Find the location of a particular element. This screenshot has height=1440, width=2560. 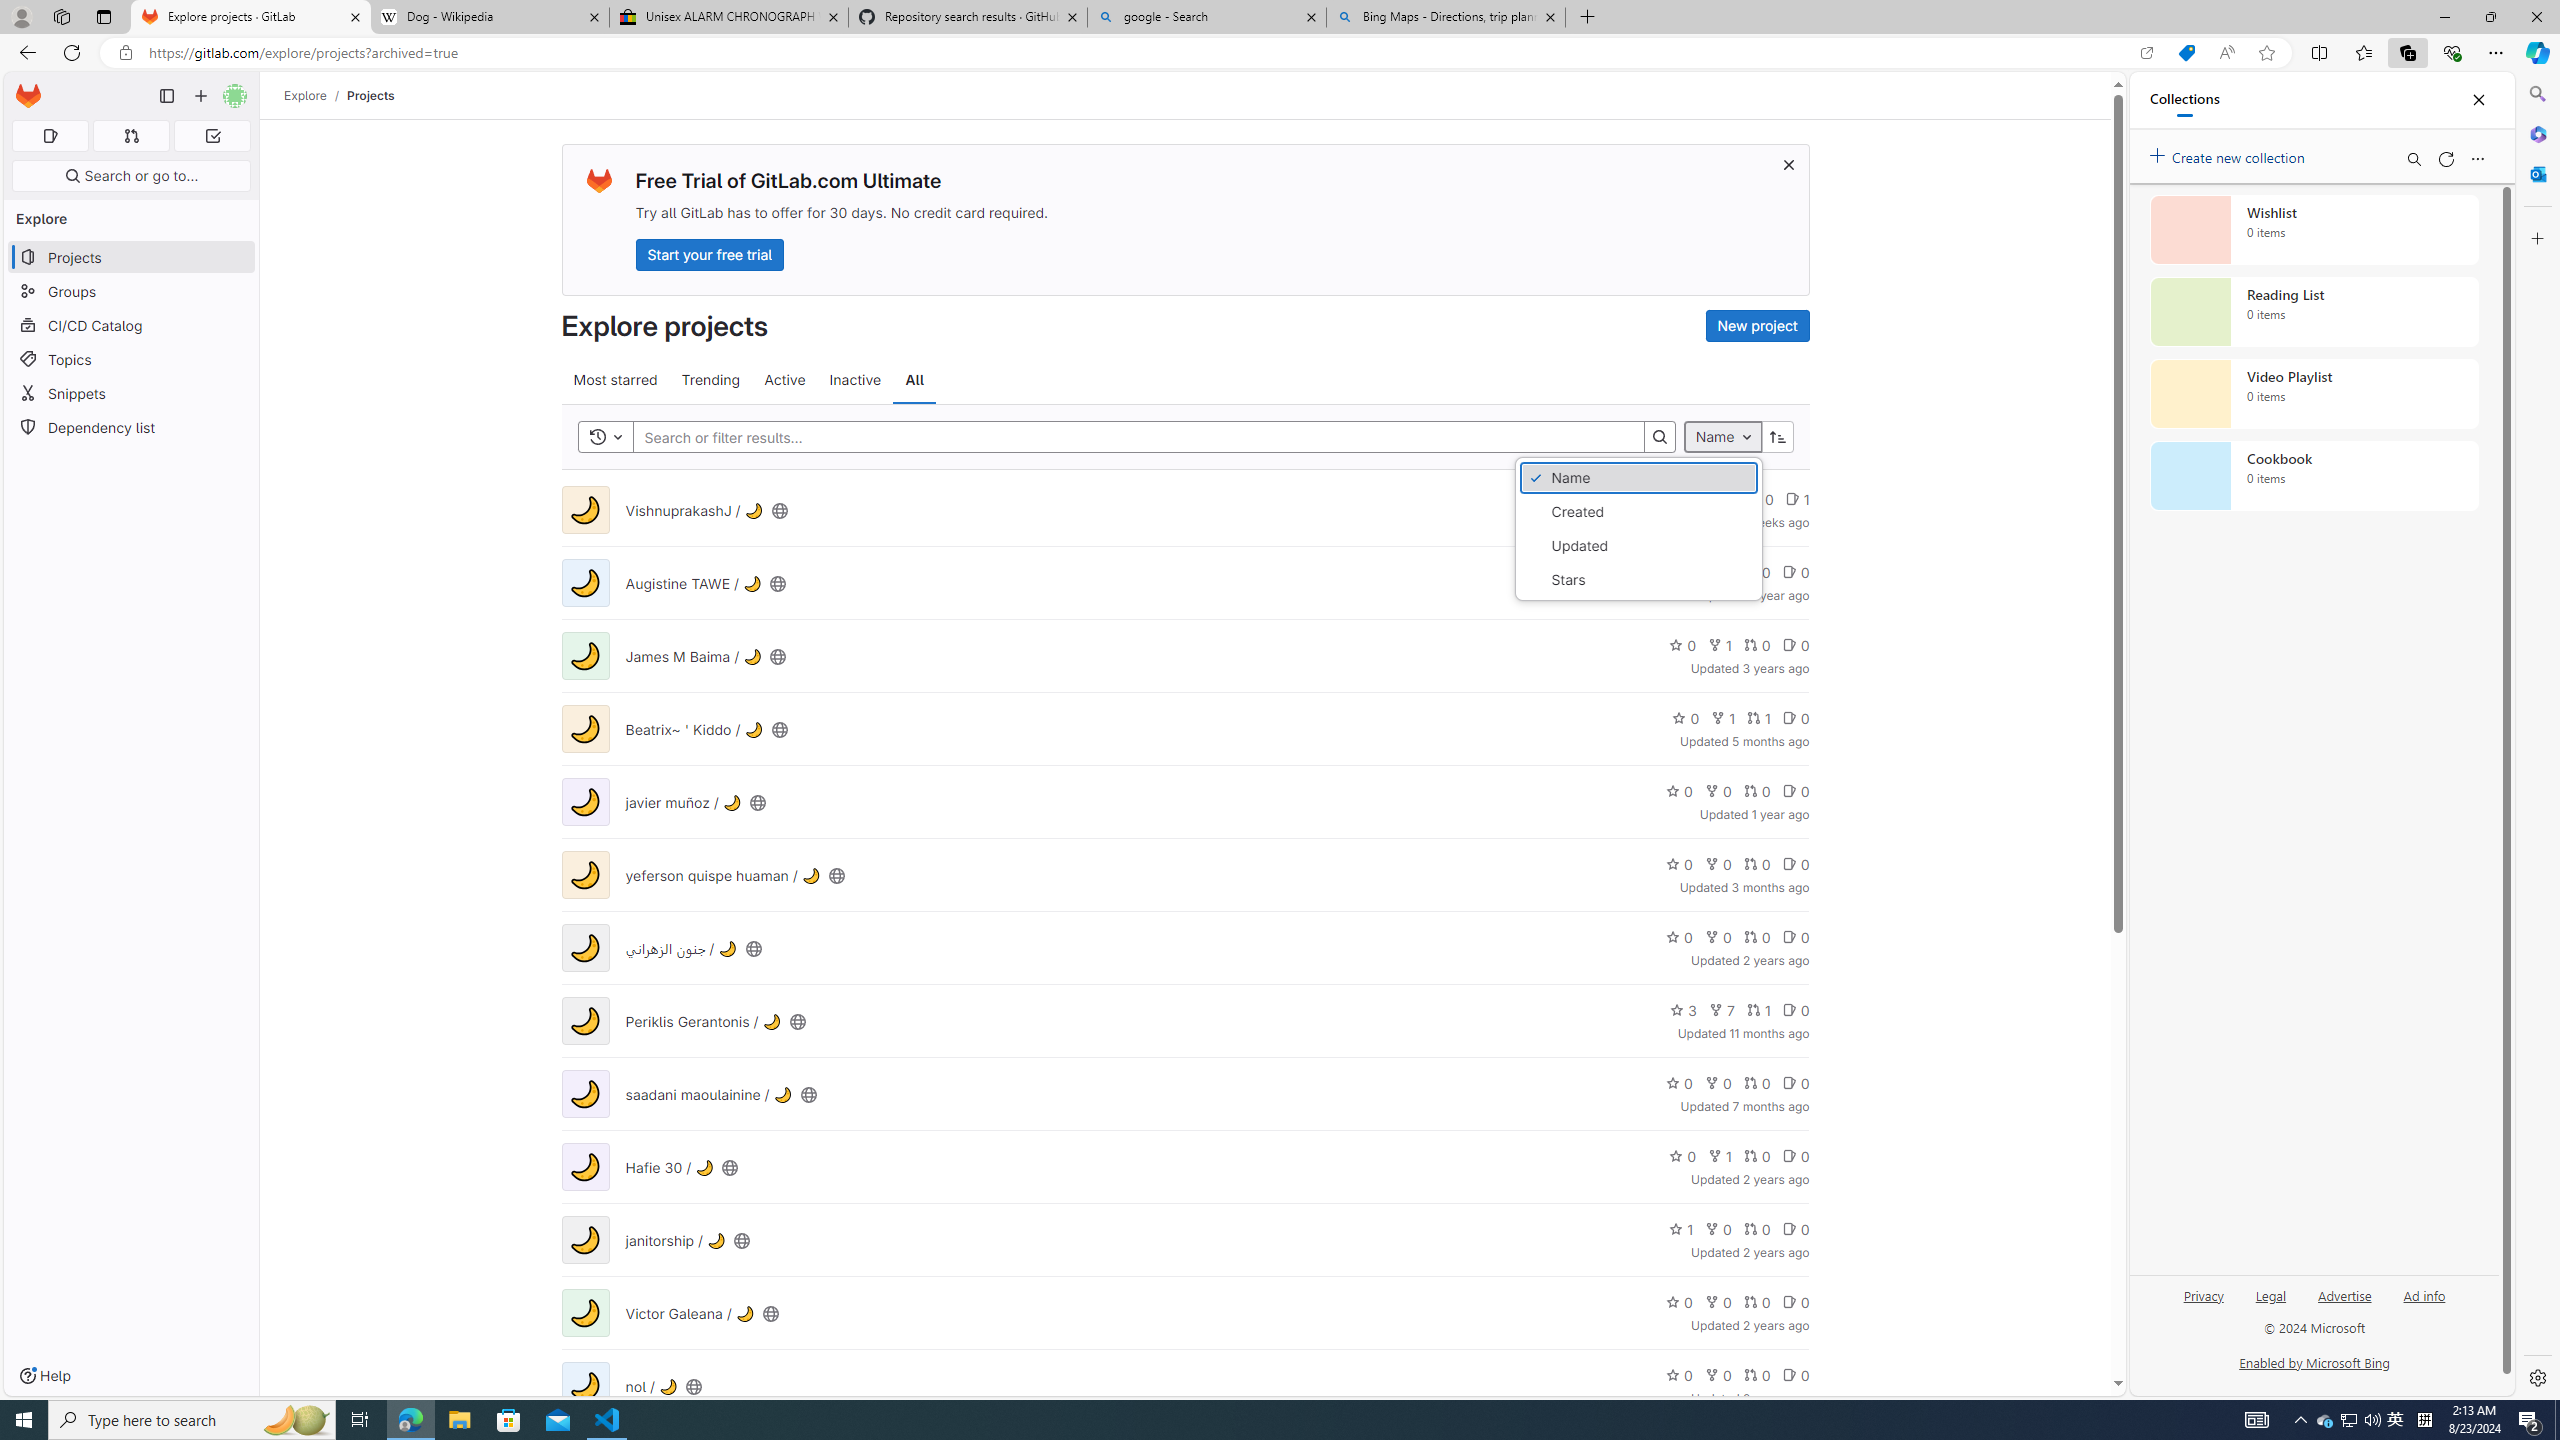

'Created' is located at coordinates (1638, 510).